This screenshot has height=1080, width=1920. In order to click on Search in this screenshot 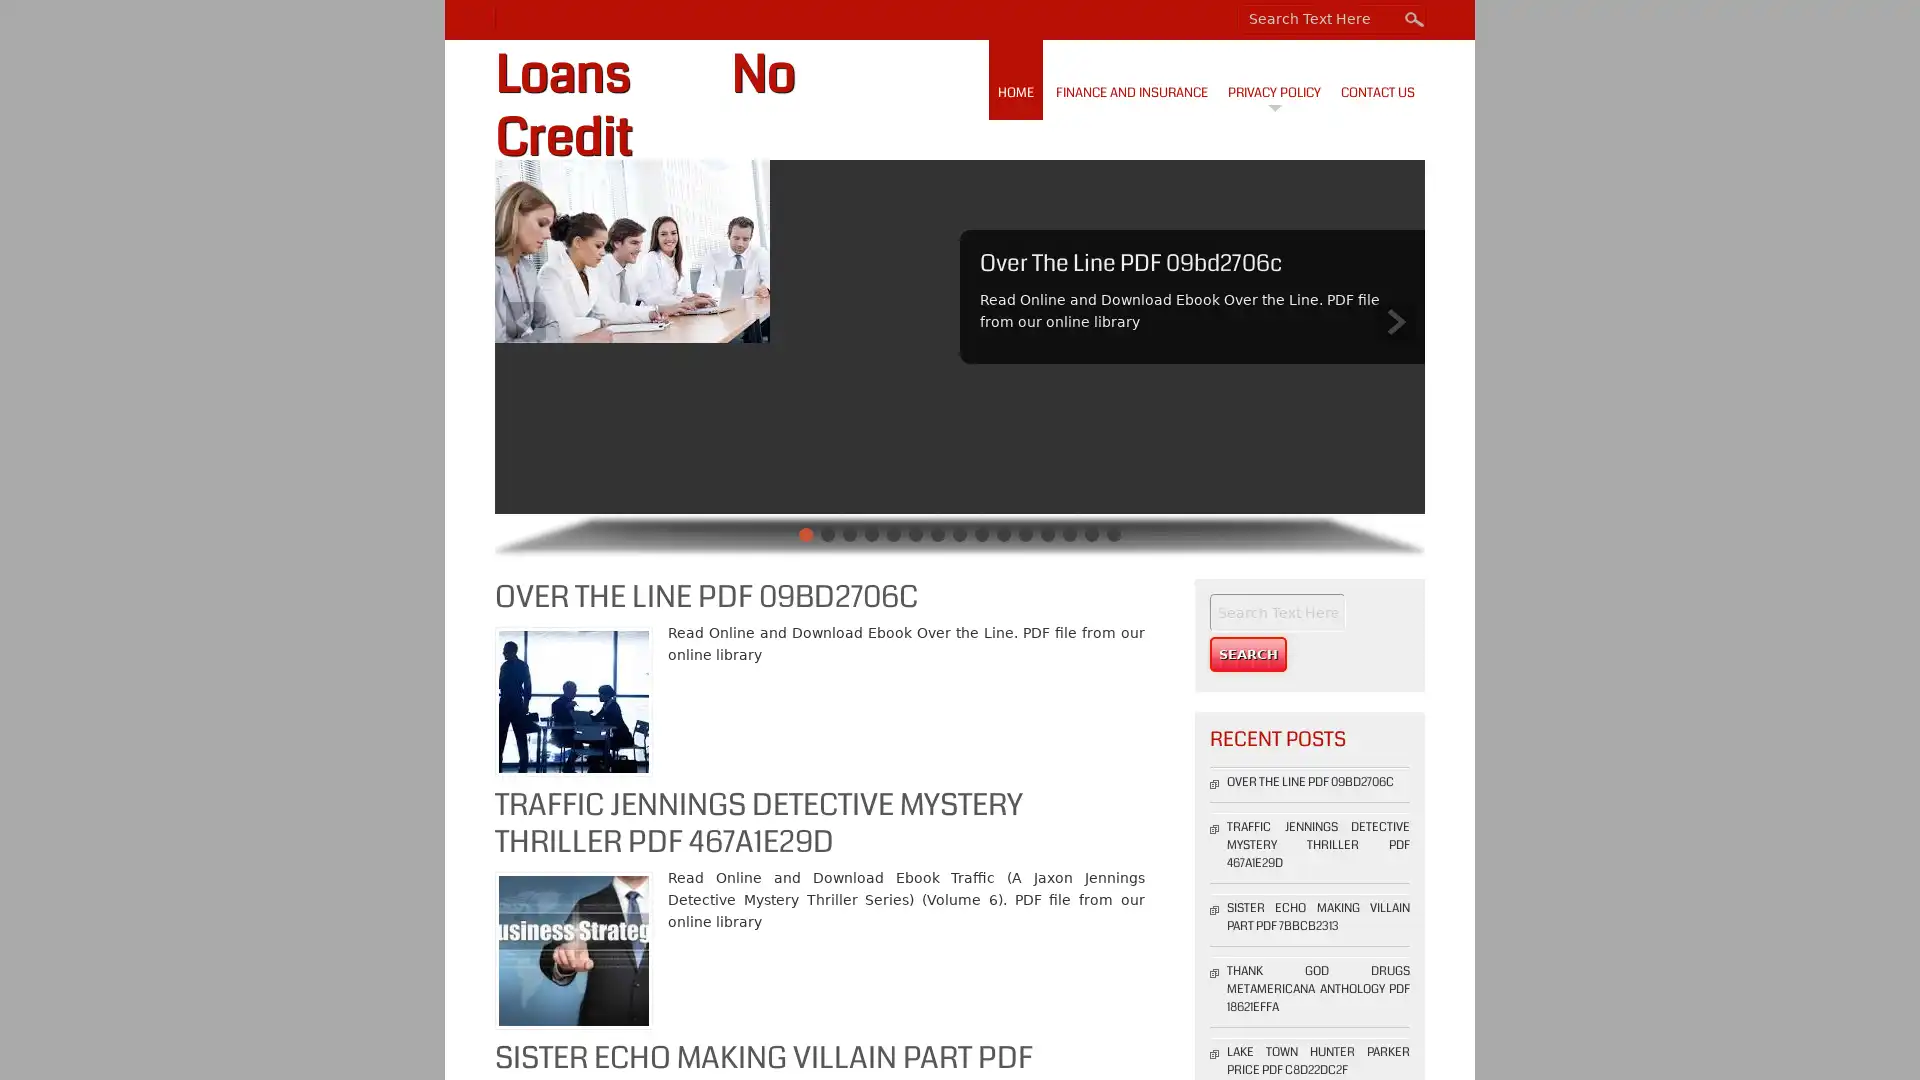, I will do `click(1247, 654)`.